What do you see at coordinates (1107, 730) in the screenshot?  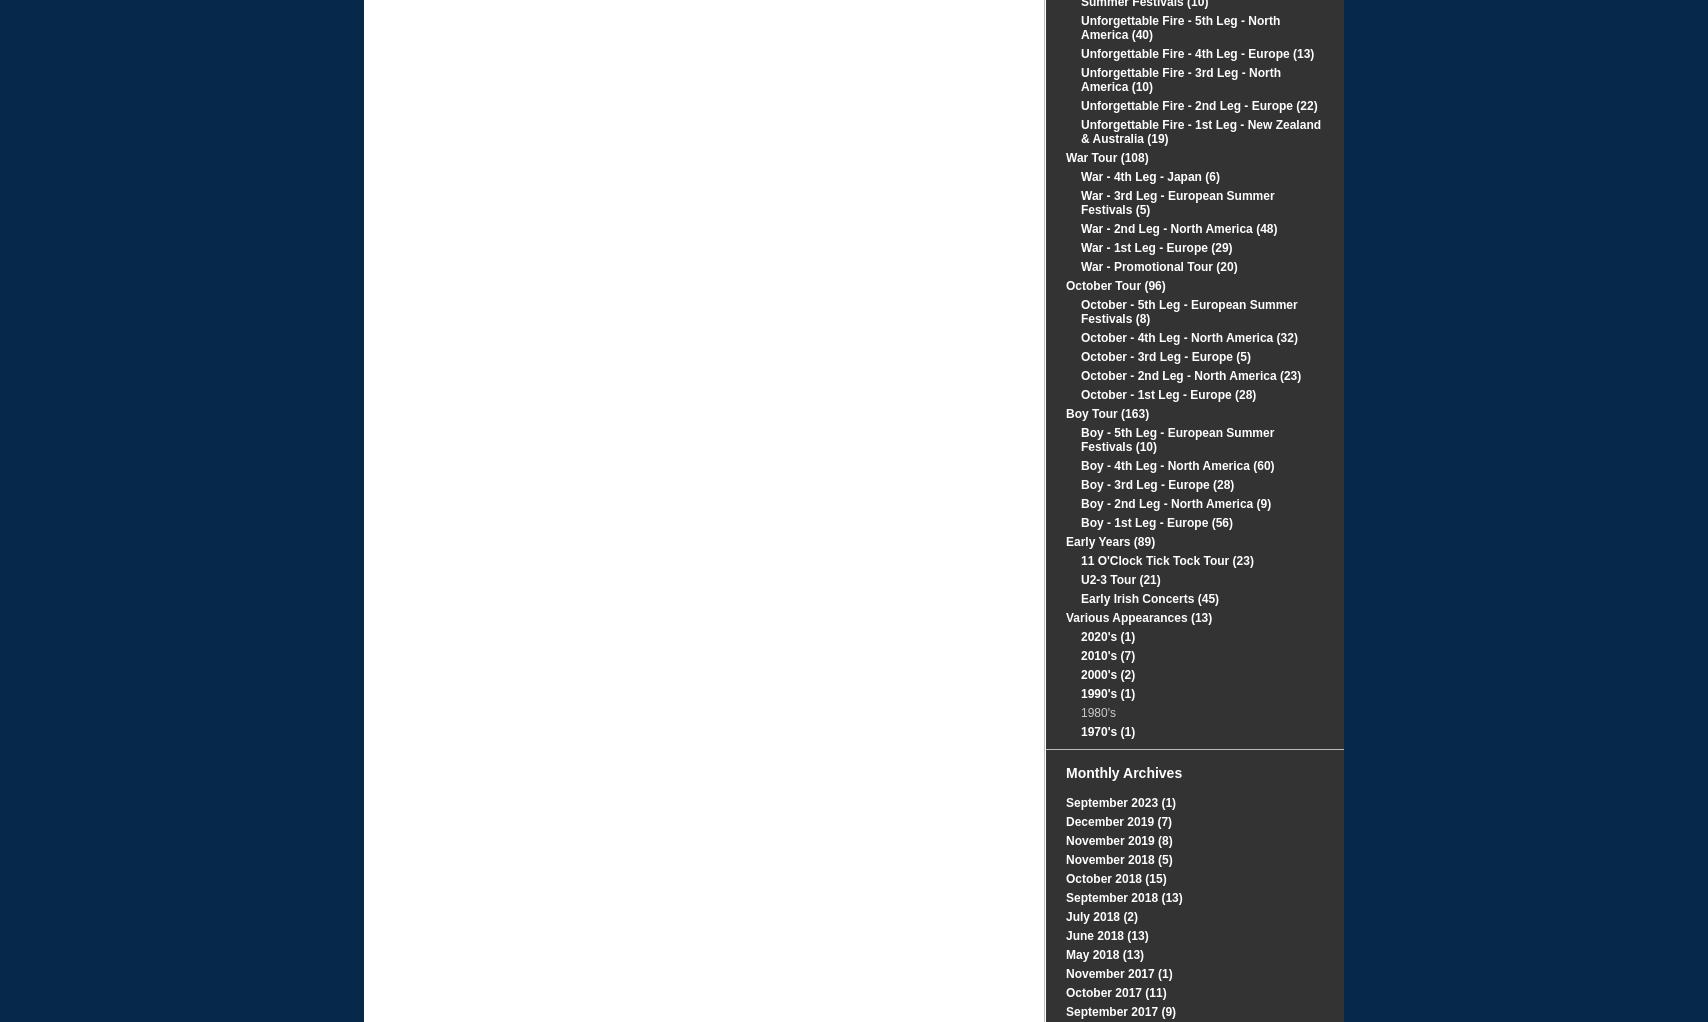 I see `'1970's (1)'` at bounding box center [1107, 730].